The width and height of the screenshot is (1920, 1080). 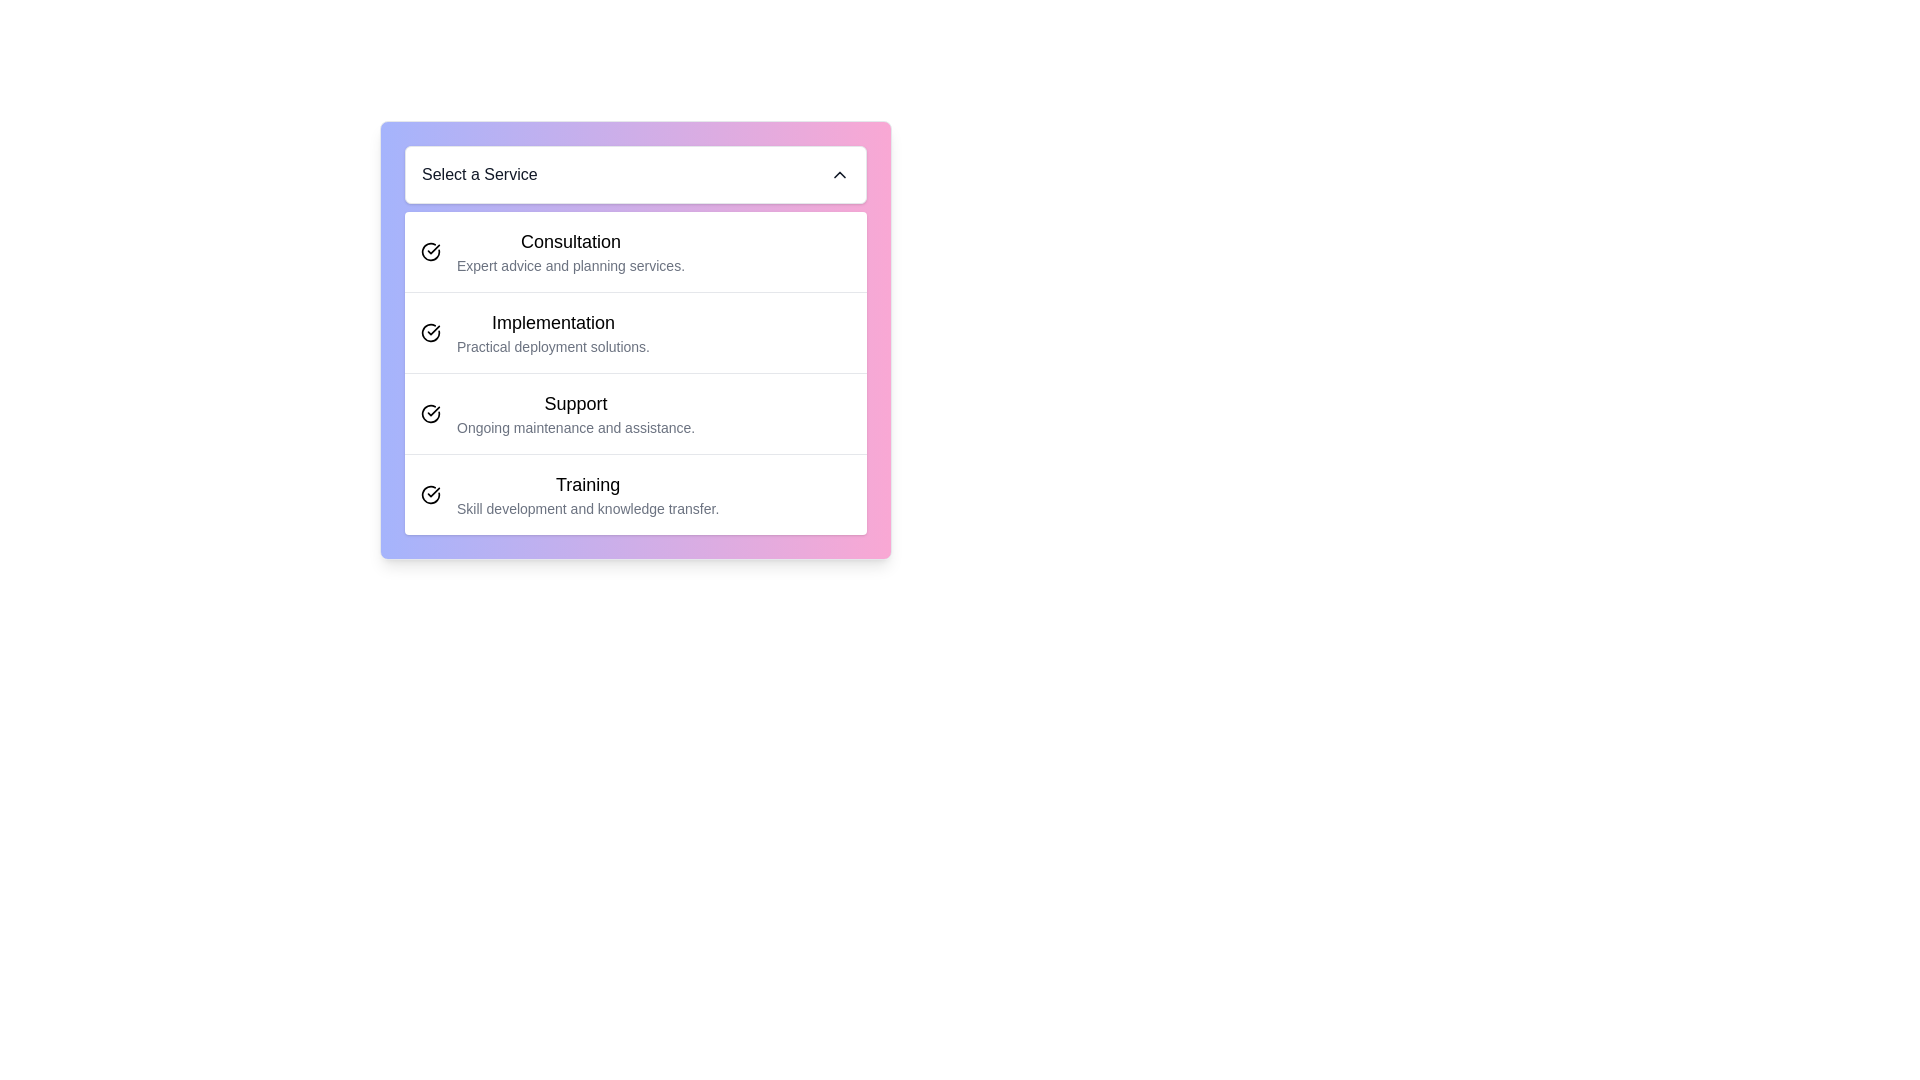 I want to click on the 'Training' text option in the fourth selectable list item under the 'Select a Service' menu, so click(x=587, y=494).